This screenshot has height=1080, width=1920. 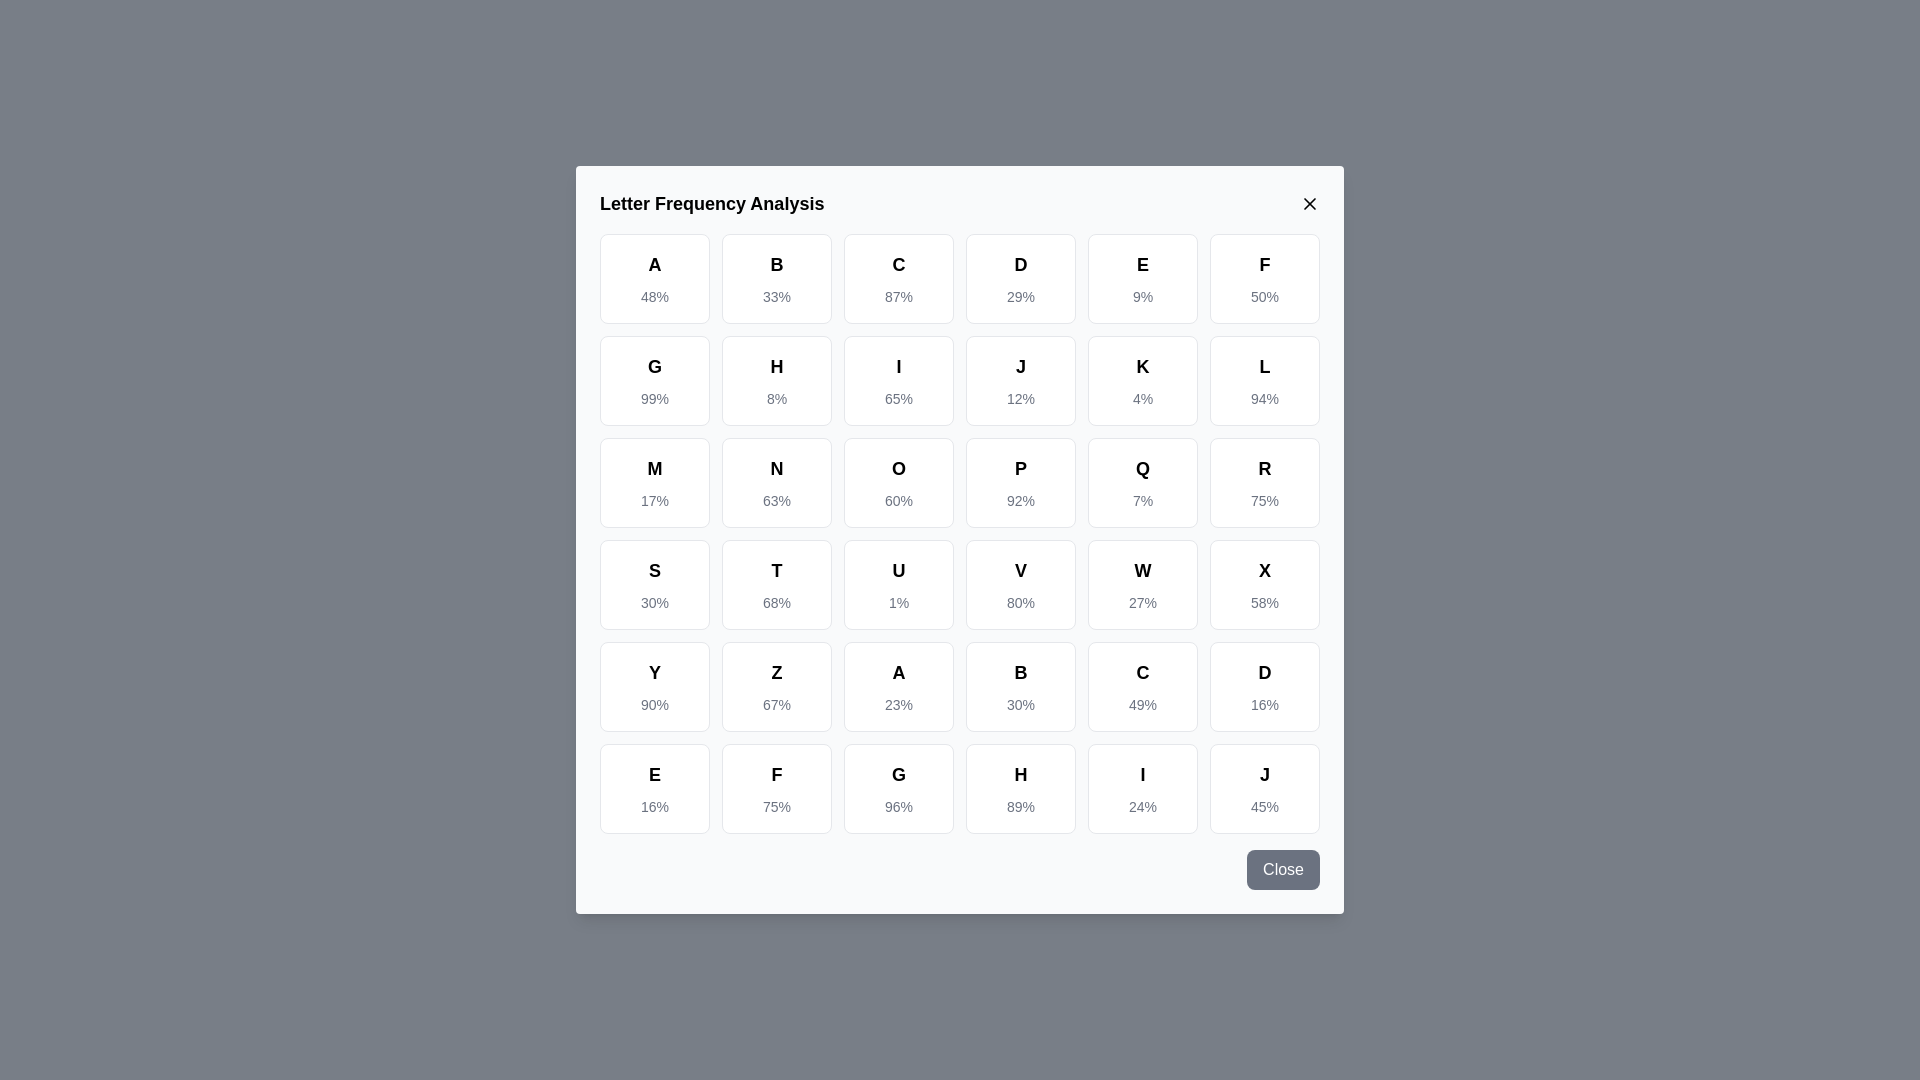 I want to click on the letter cell corresponding to P, so click(x=1021, y=482).